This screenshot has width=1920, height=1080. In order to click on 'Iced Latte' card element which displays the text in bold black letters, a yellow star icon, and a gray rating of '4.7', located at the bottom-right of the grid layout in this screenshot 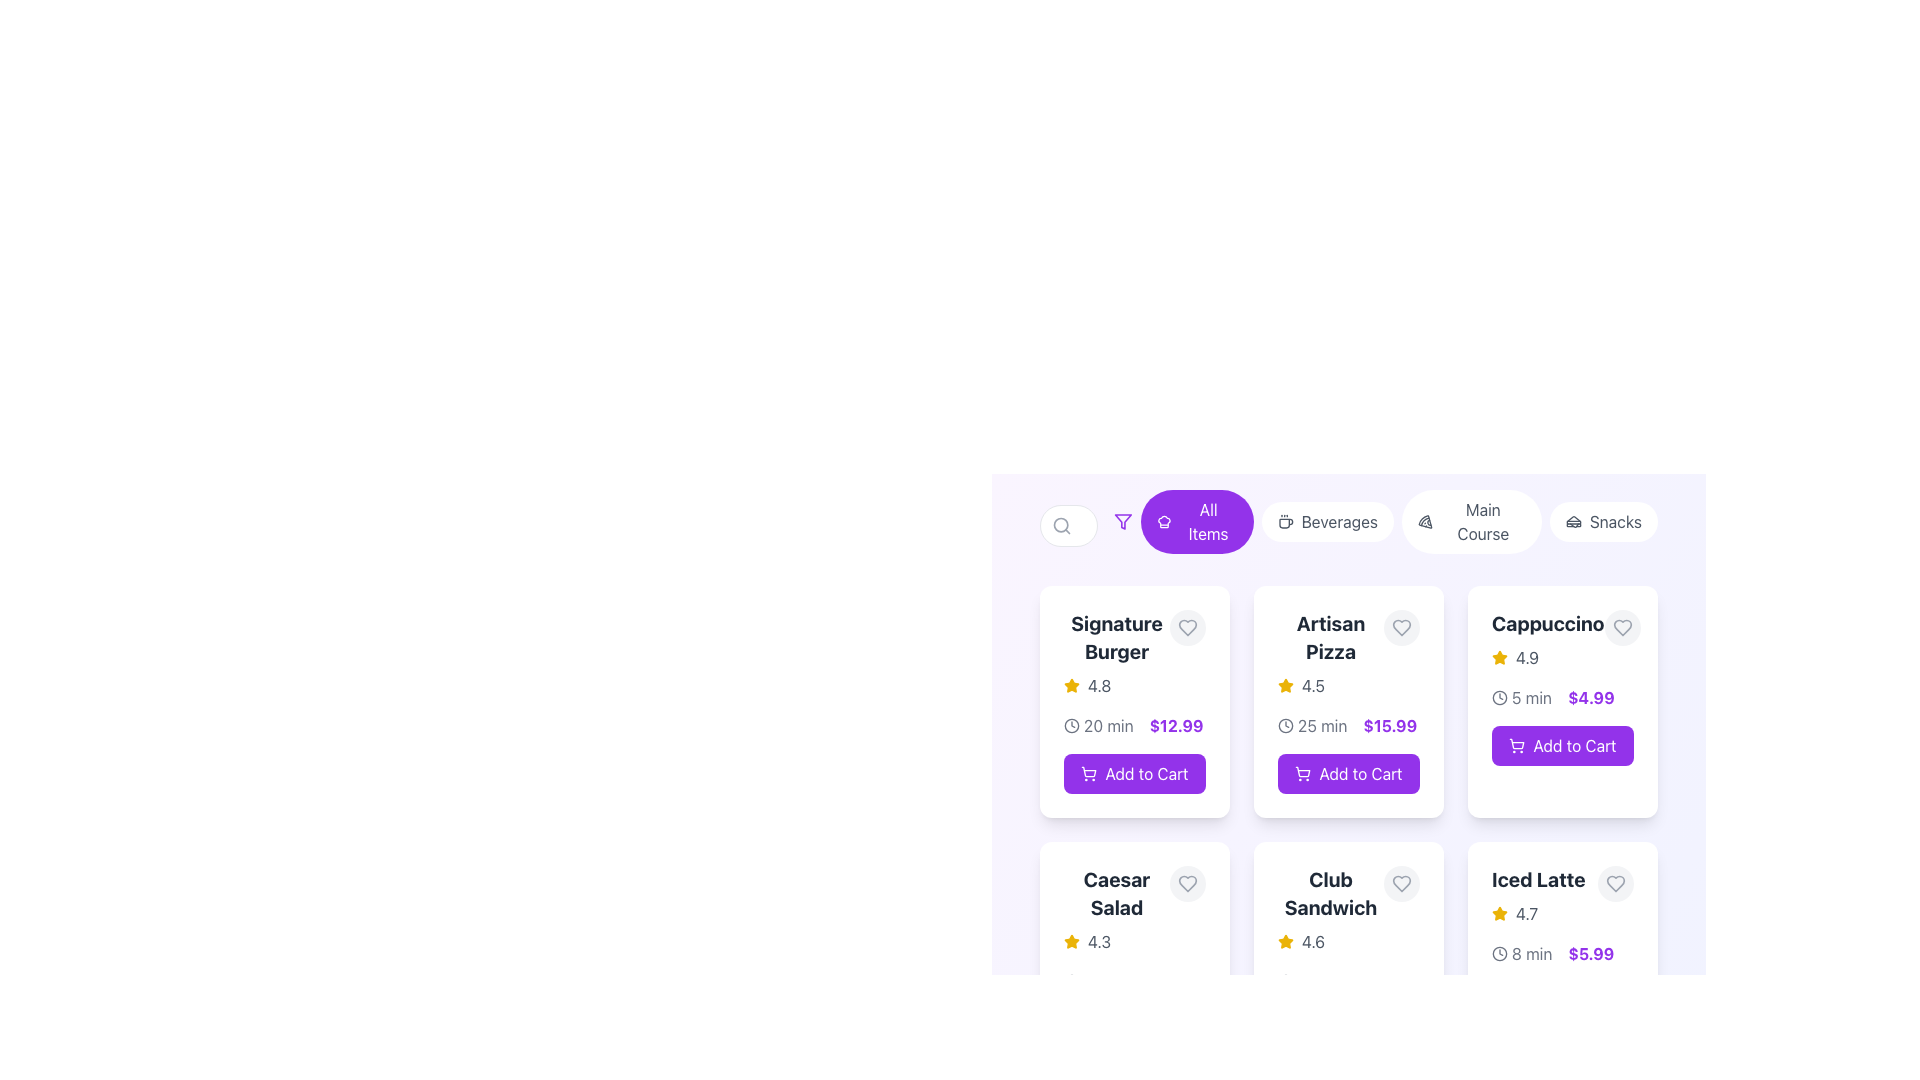, I will do `click(1537, 894)`.